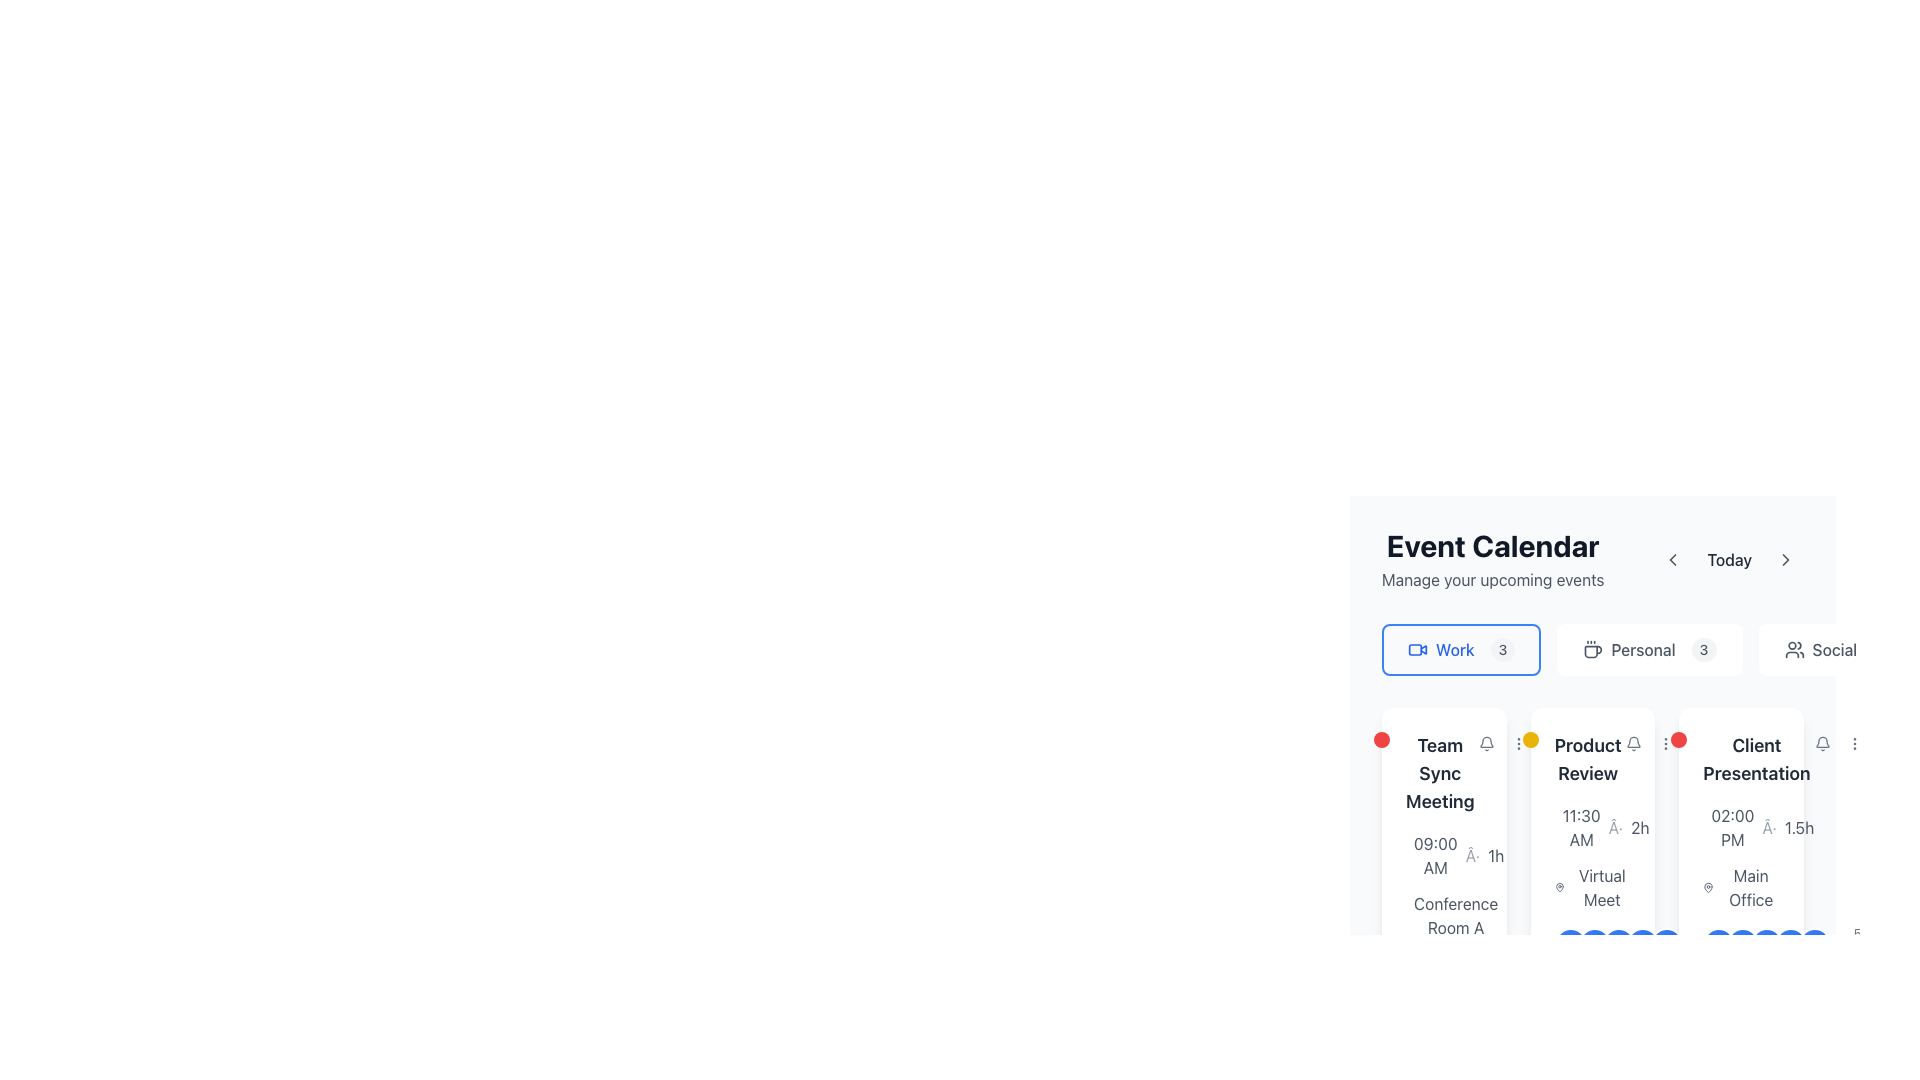  Describe the element at coordinates (1799, 828) in the screenshot. I see `the text label displaying '1.5h' in gray font, which is positioned below the event time '02:00 PM' on the rightmost event card in the event calendar interface` at that location.